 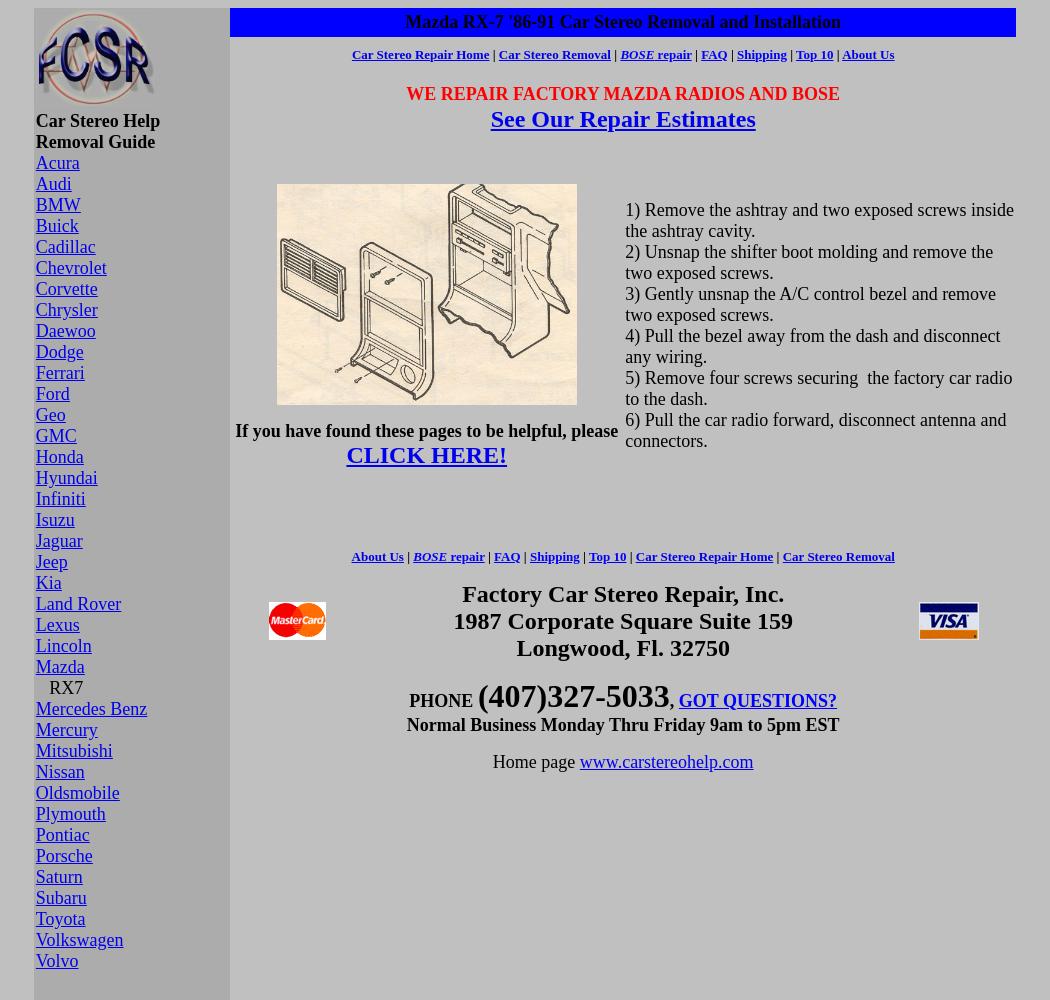 What do you see at coordinates (46, 582) in the screenshot?
I see `'Kia'` at bounding box center [46, 582].